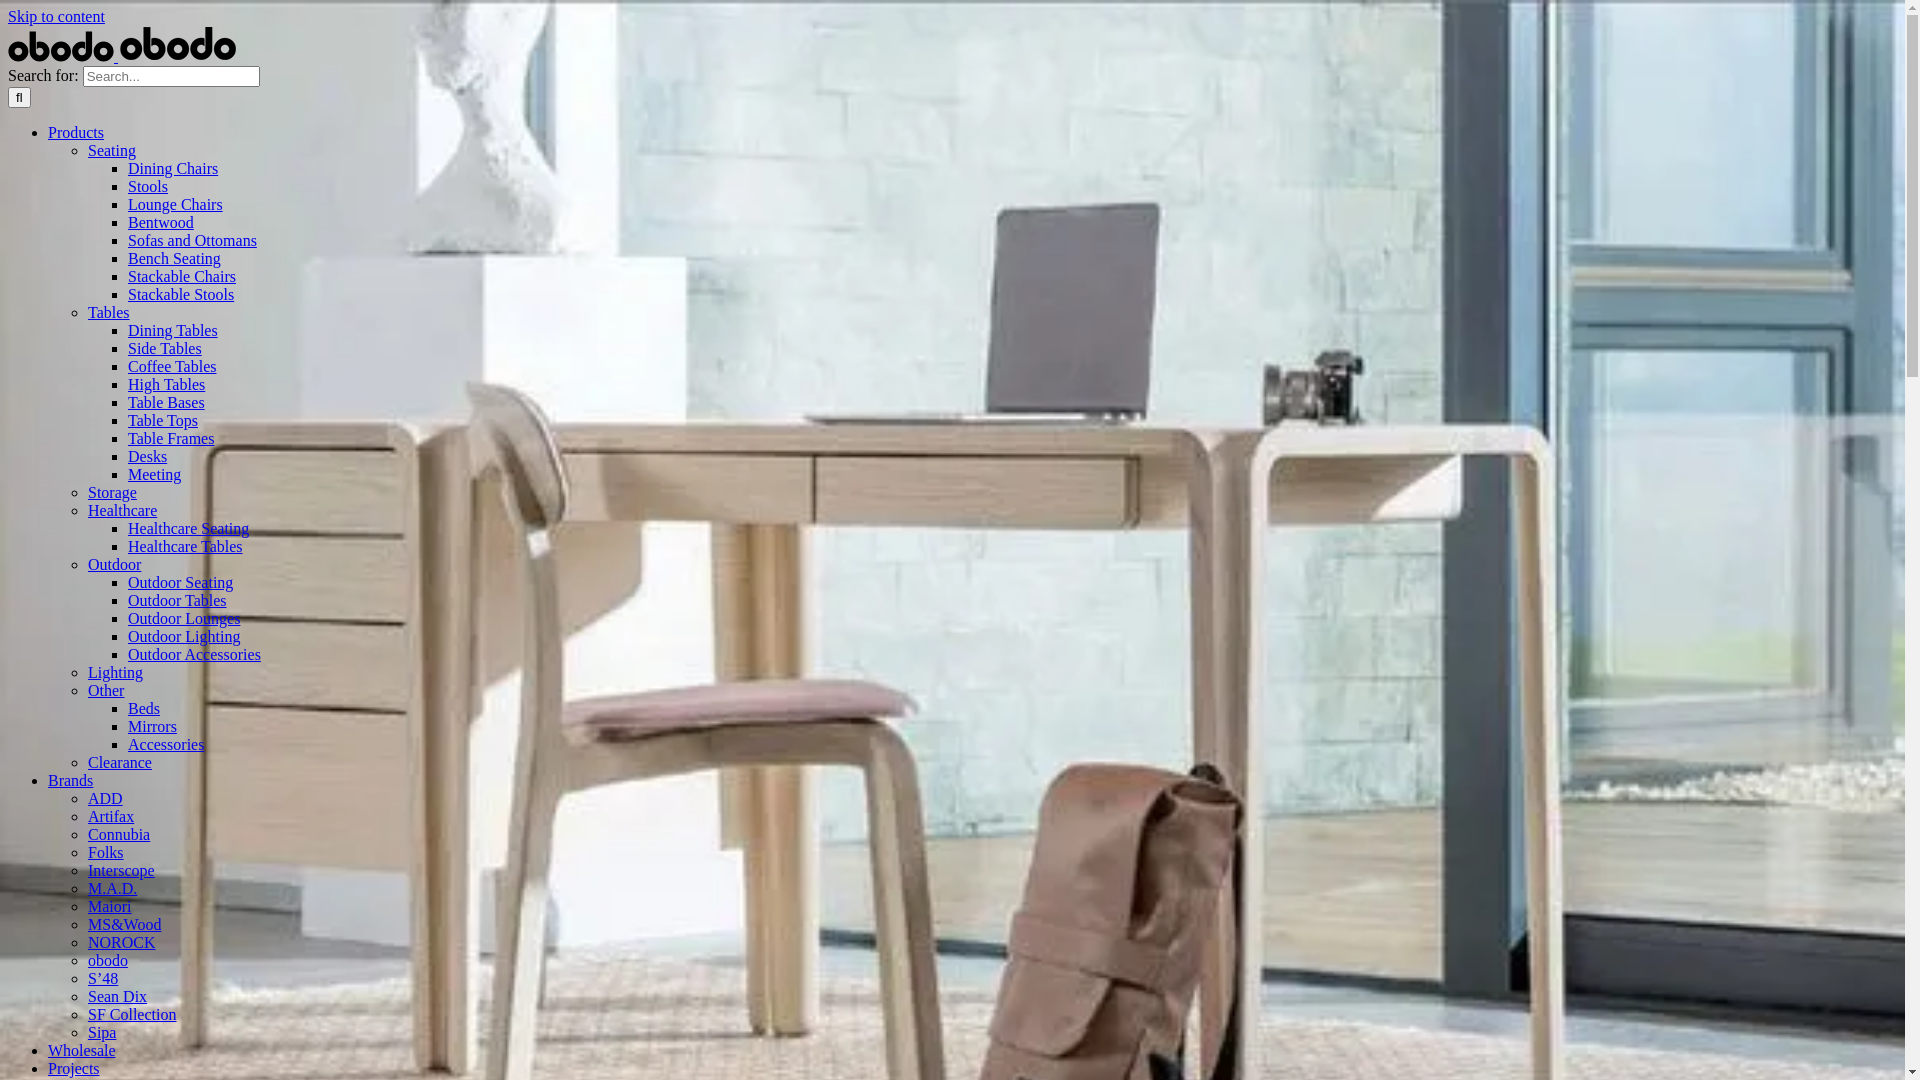  I want to click on 'Outdoor Lounges', so click(183, 617).